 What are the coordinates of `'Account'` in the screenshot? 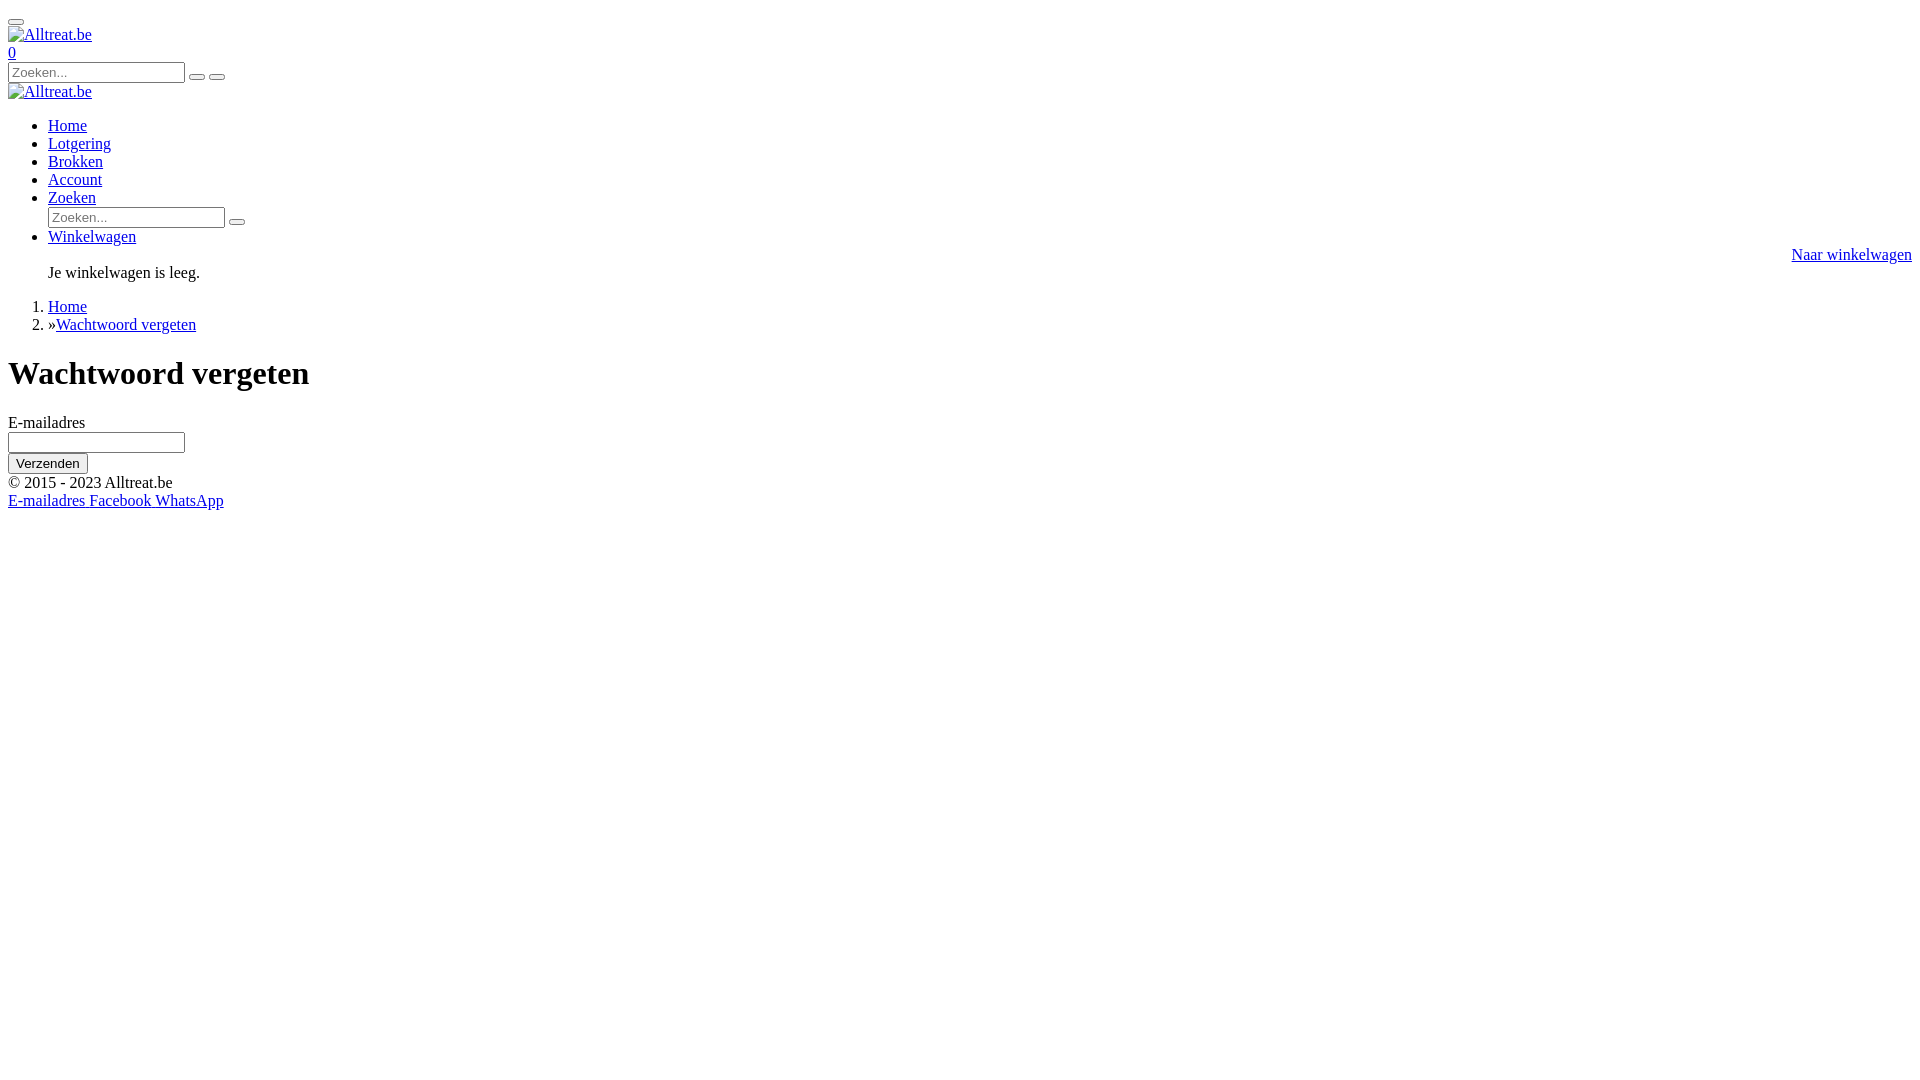 It's located at (75, 178).